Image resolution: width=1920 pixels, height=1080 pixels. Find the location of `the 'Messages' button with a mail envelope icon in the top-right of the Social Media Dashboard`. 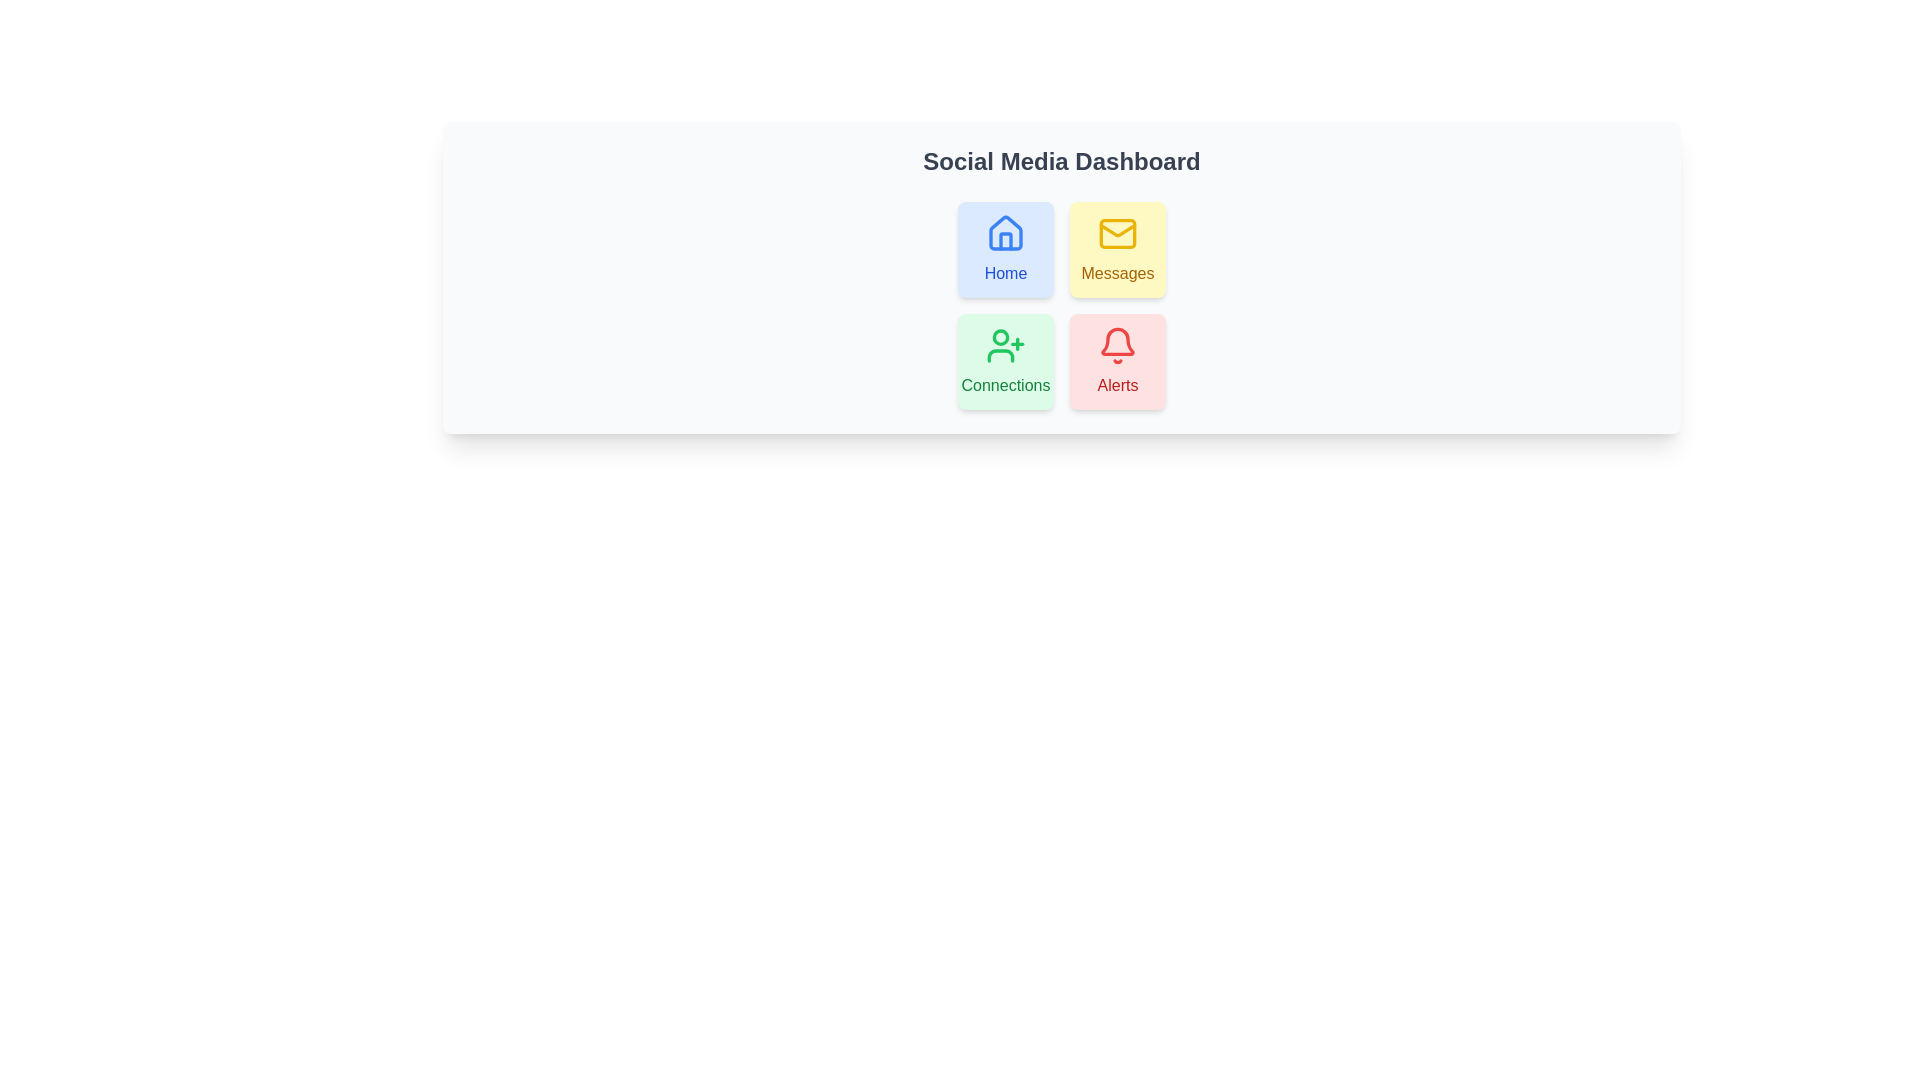

the 'Messages' button with a mail envelope icon in the top-right of the Social Media Dashboard is located at coordinates (1117, 249).